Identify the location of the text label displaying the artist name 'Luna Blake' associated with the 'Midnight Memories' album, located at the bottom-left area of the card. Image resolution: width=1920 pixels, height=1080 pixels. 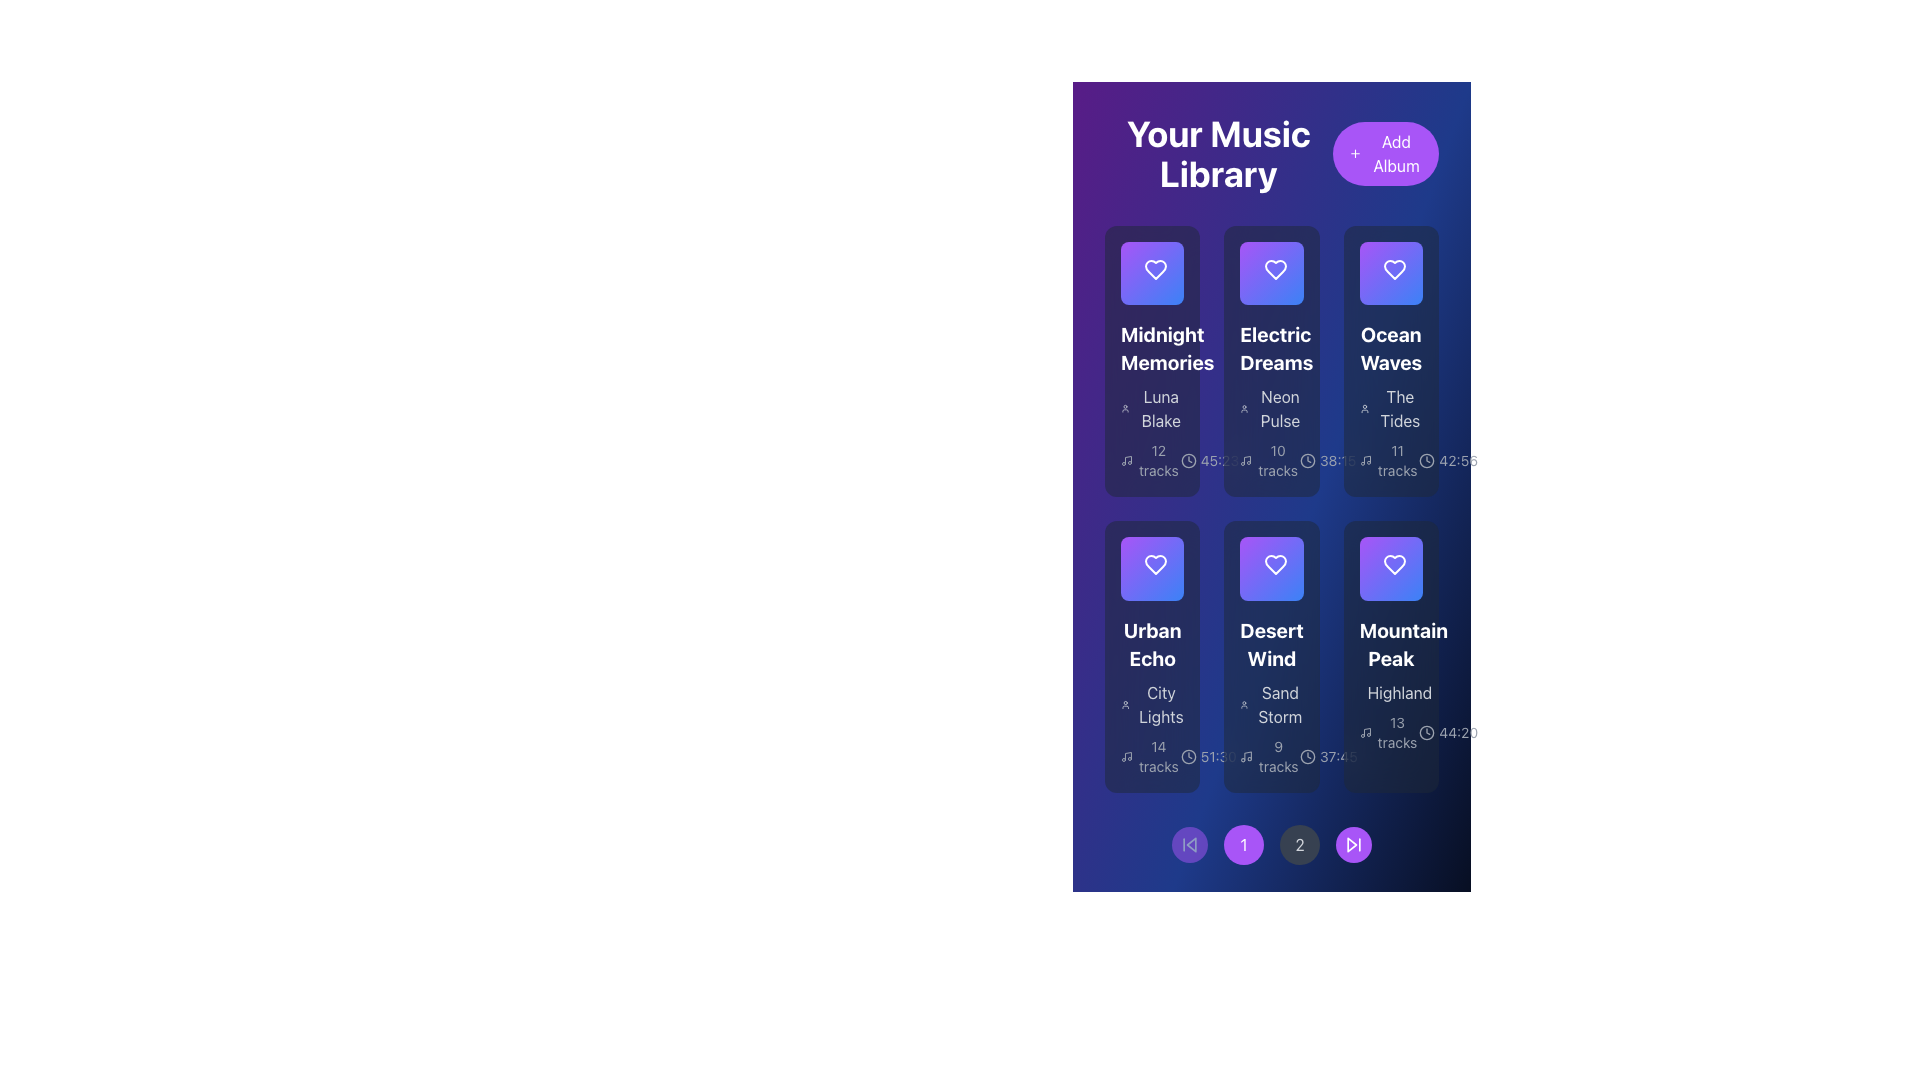
(1161, 408).